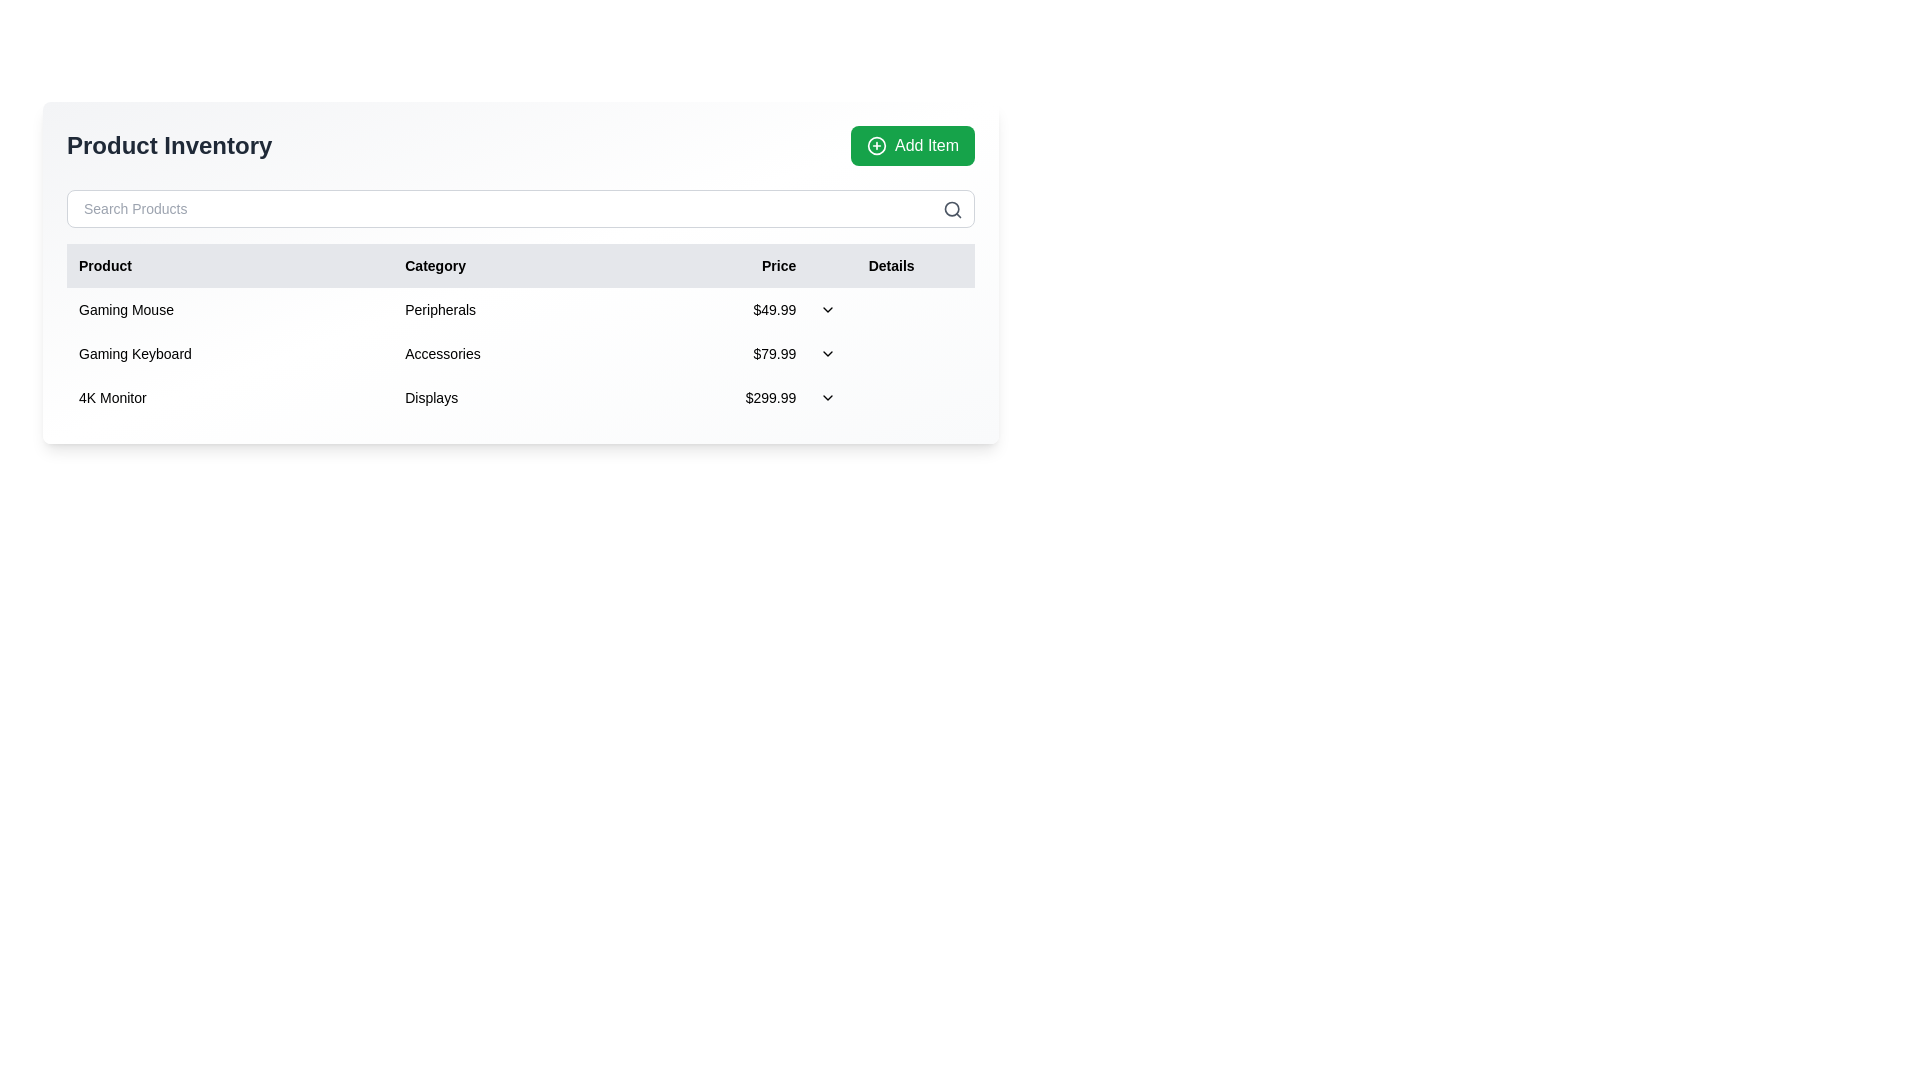  I want to click on the chevron down icon located in the last row of the table under the 'Details' column, so click(828, 397).